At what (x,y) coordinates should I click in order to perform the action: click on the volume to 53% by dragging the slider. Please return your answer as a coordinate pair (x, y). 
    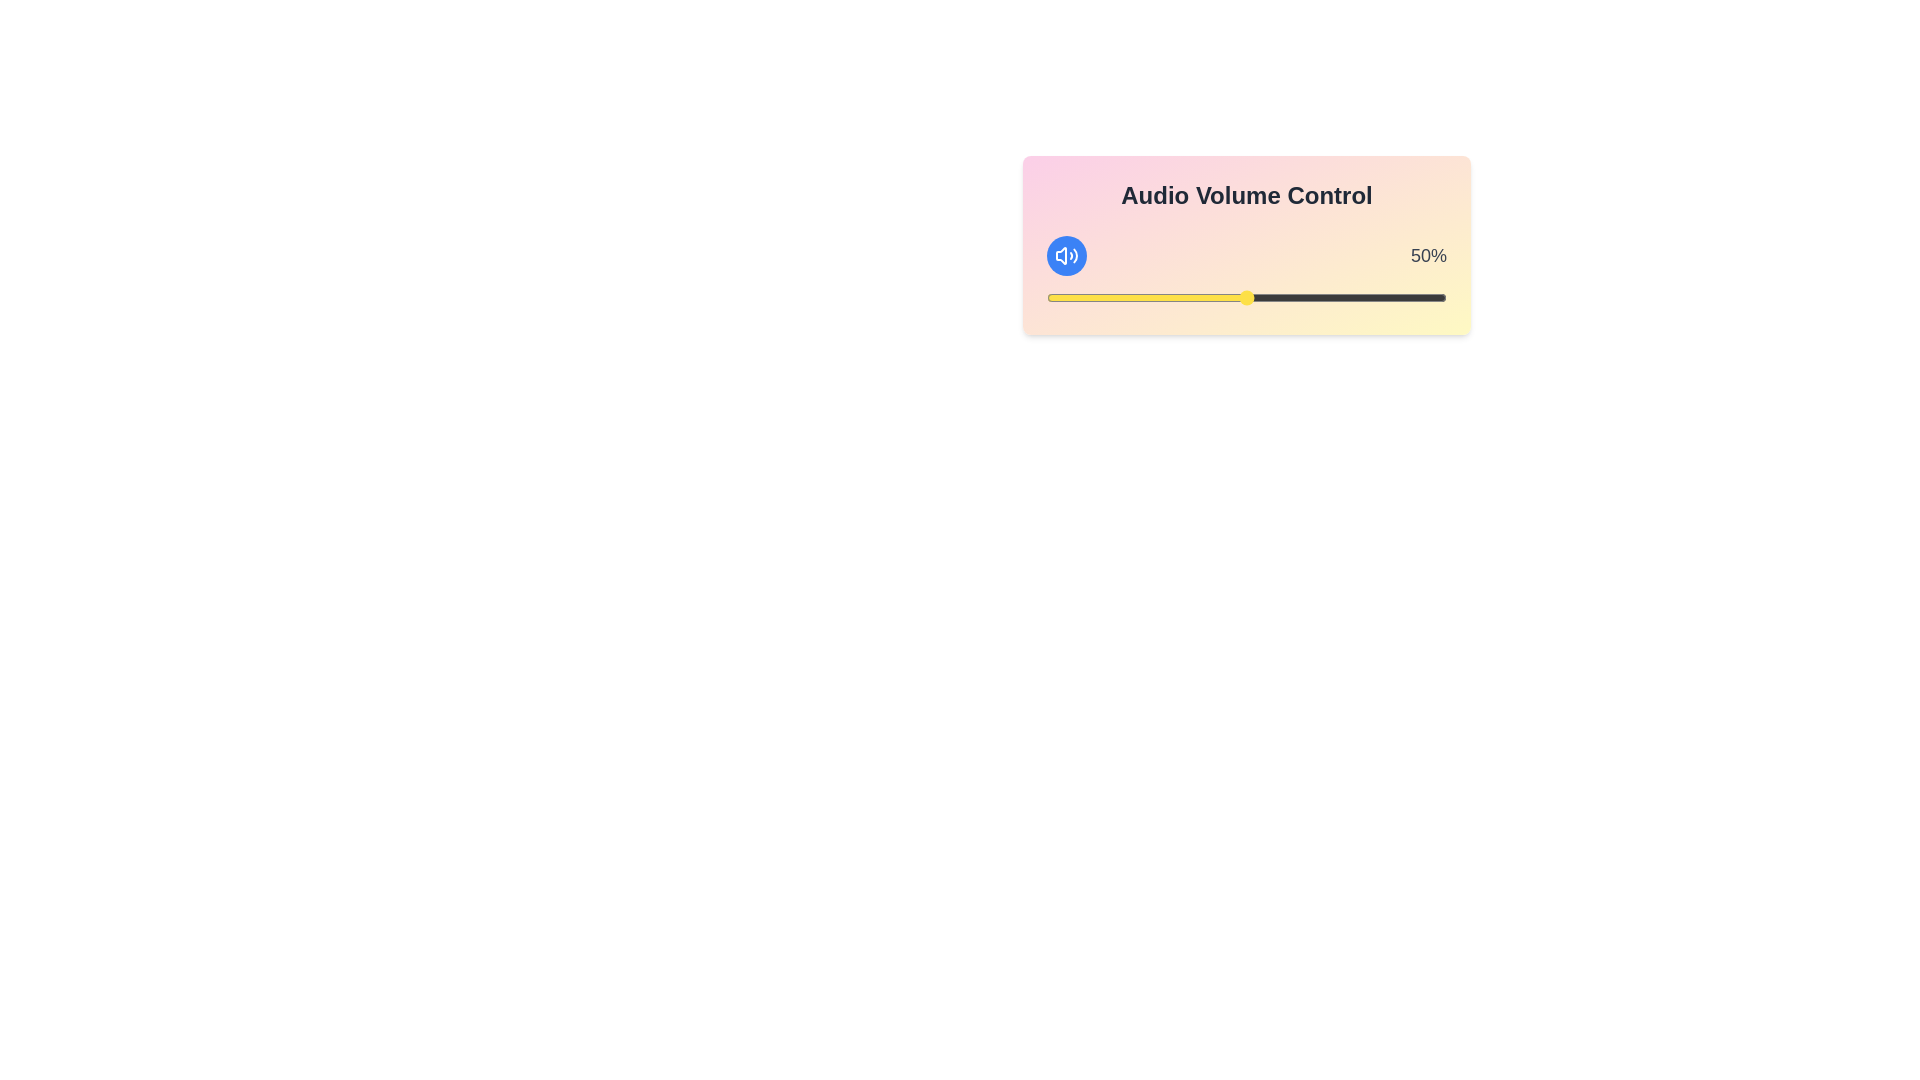
    Looking at the image, I should click on (1257, 297).